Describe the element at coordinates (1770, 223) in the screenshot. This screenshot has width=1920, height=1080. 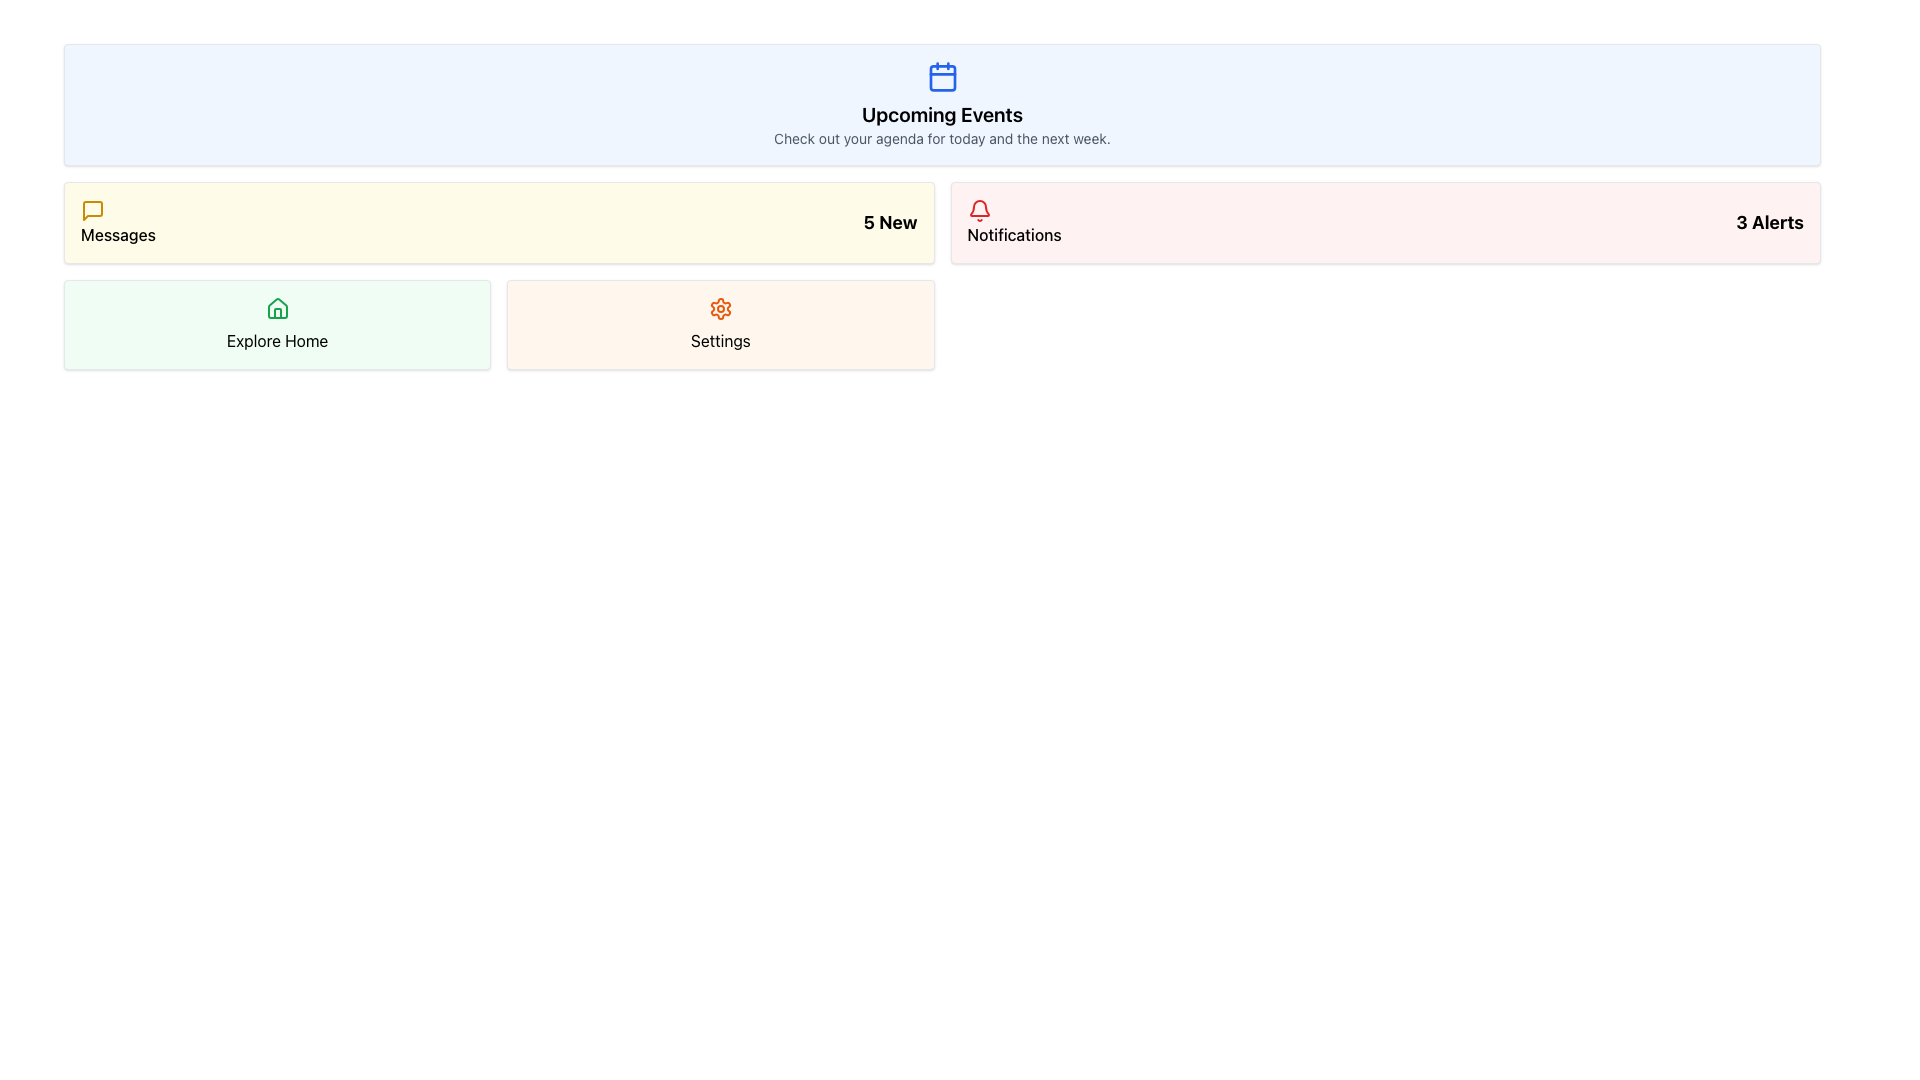
I see `the text label indicating the number of alerts within the notifications pane, located on the right side of the second row adjacent to 'Notifications'` at that location.